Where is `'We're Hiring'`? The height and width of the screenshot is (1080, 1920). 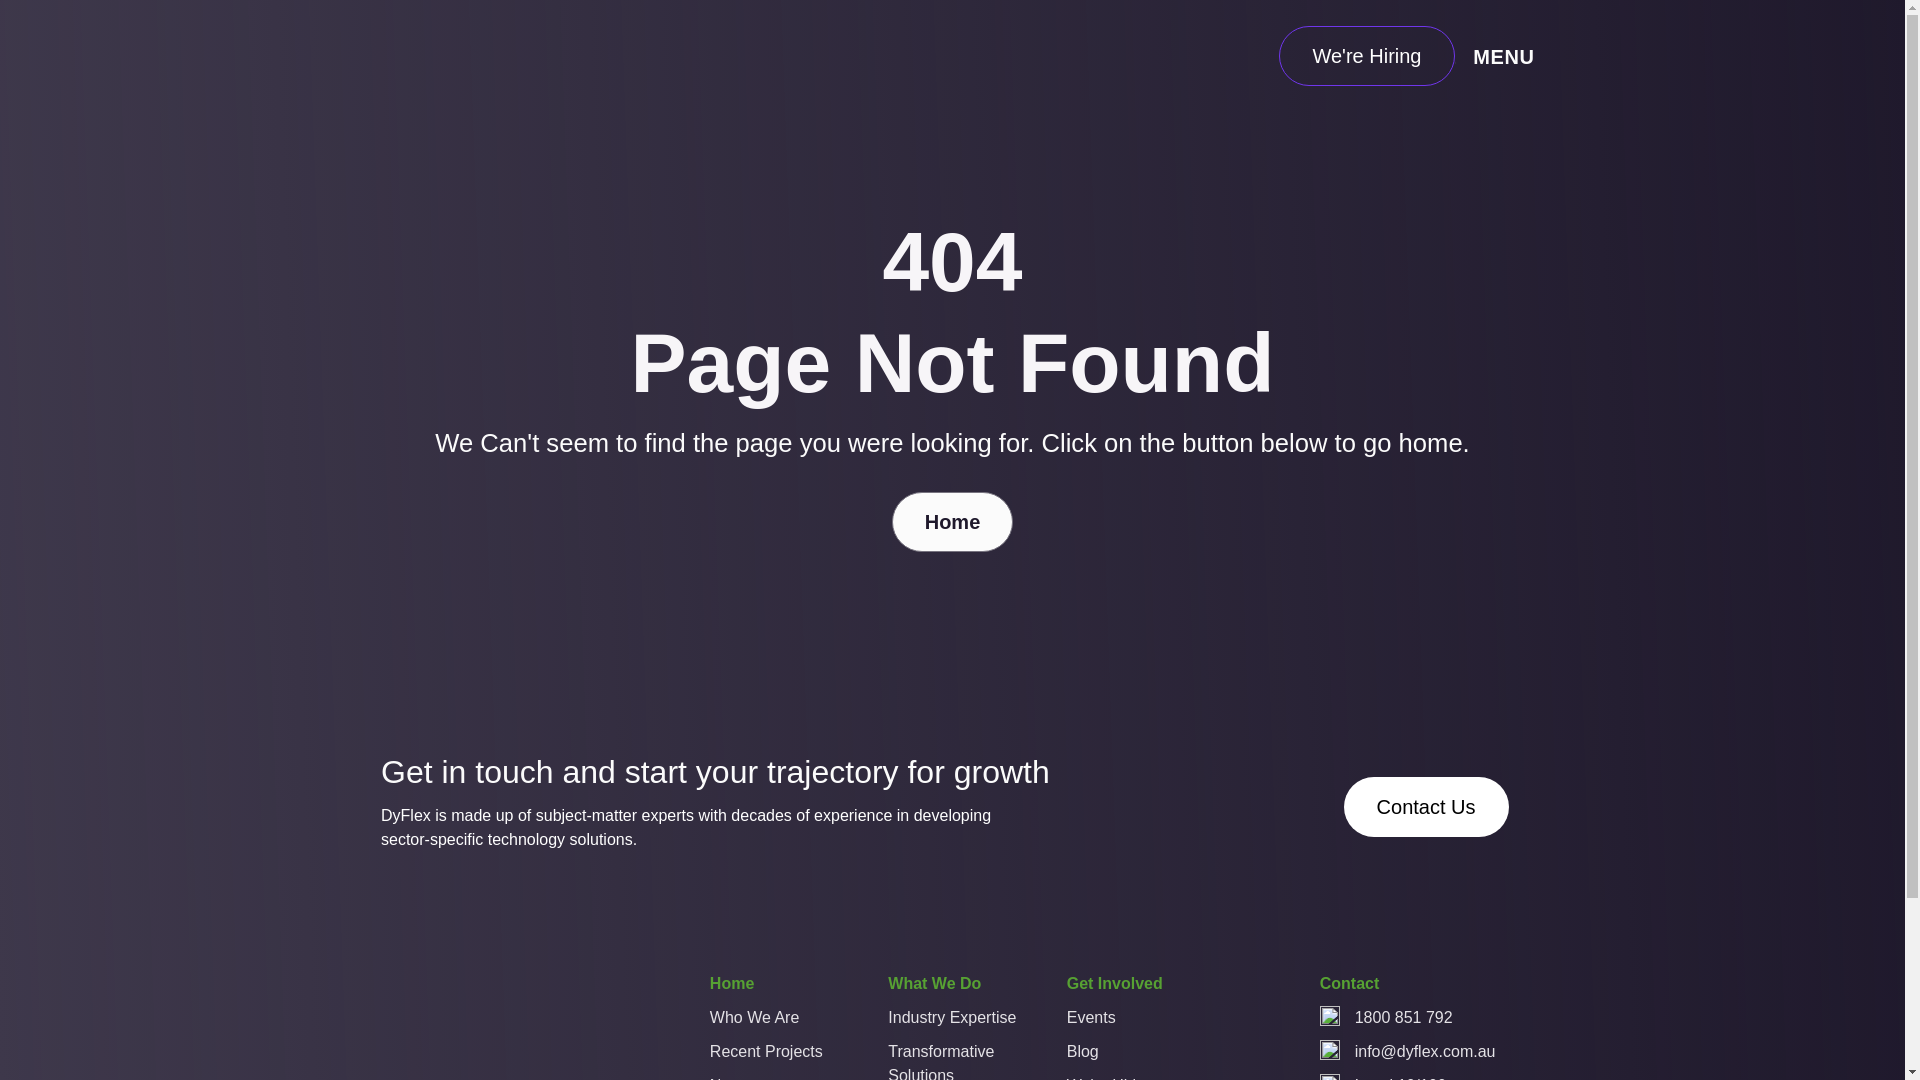 'We're Hiring' is located at coordinates (1365, 55).